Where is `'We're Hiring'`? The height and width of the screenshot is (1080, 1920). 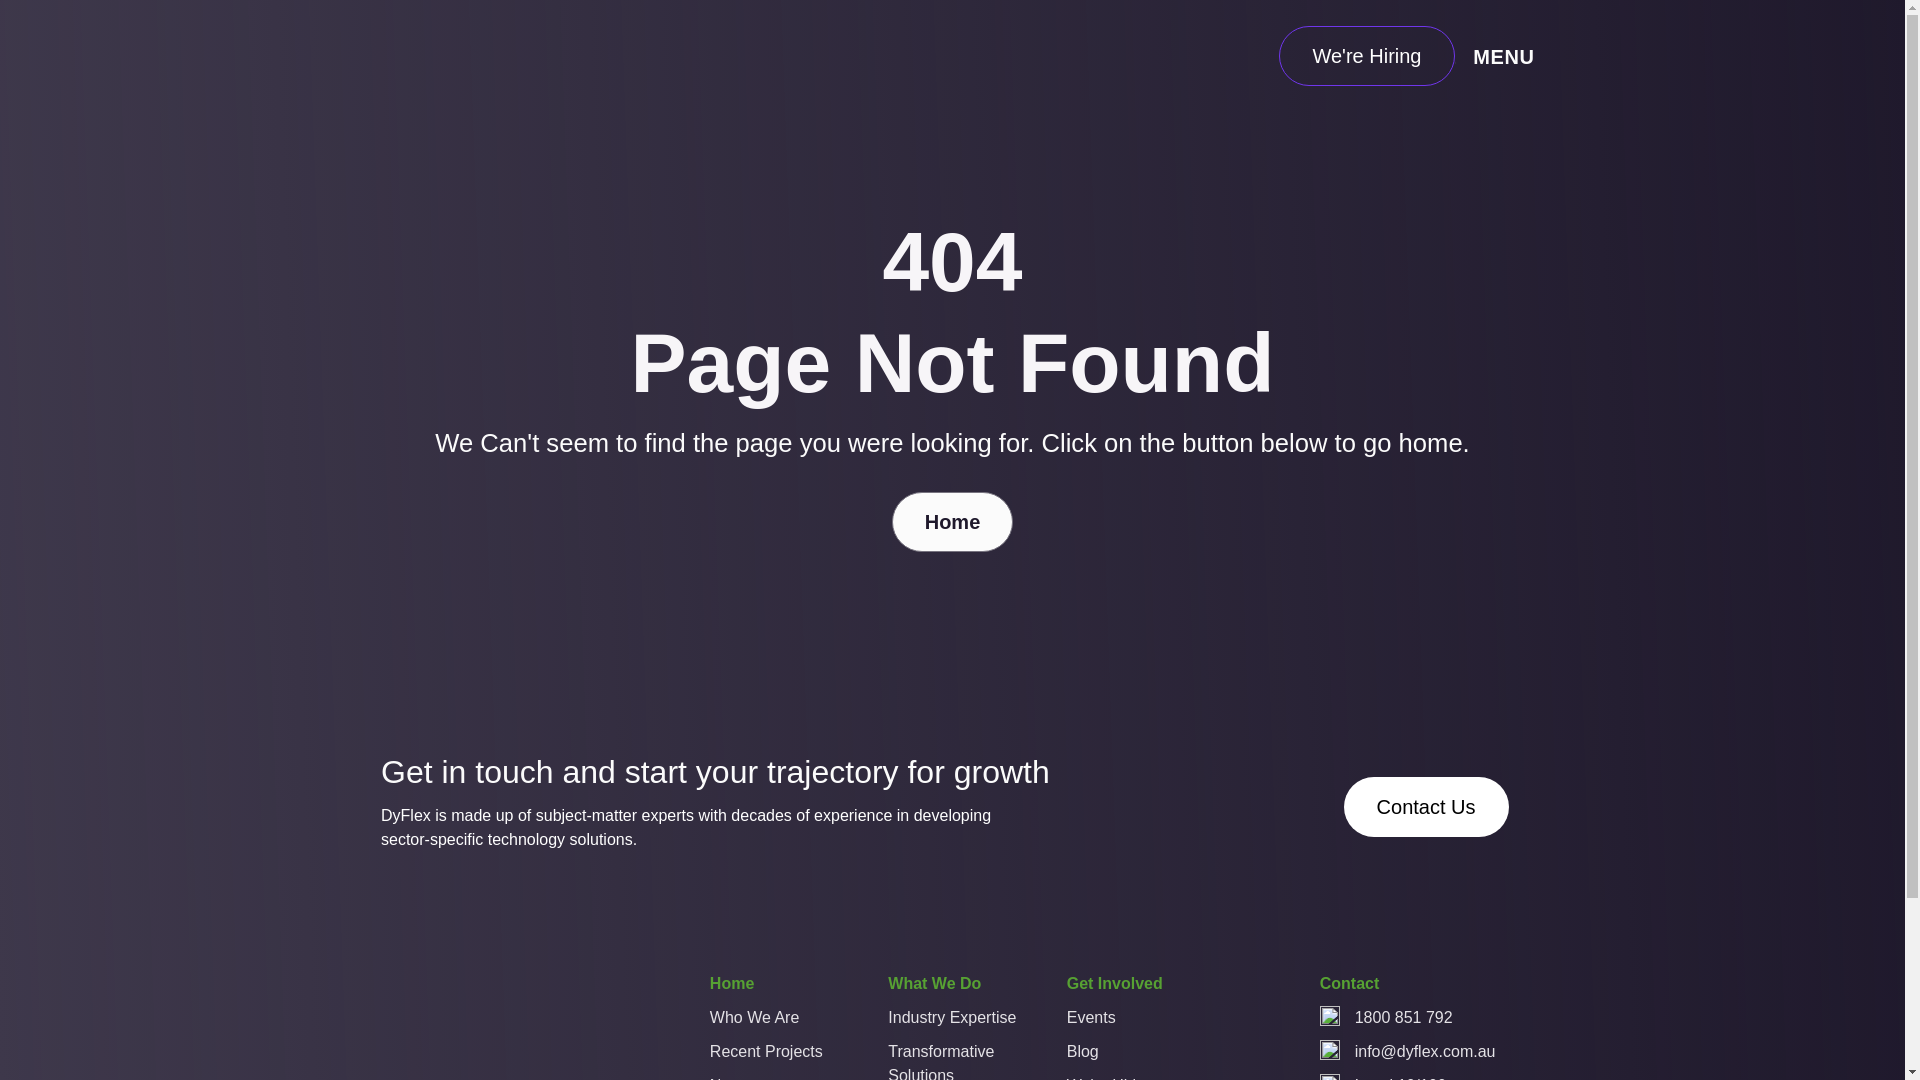 'We're Hiring' is located at coordinates (1365, 55).